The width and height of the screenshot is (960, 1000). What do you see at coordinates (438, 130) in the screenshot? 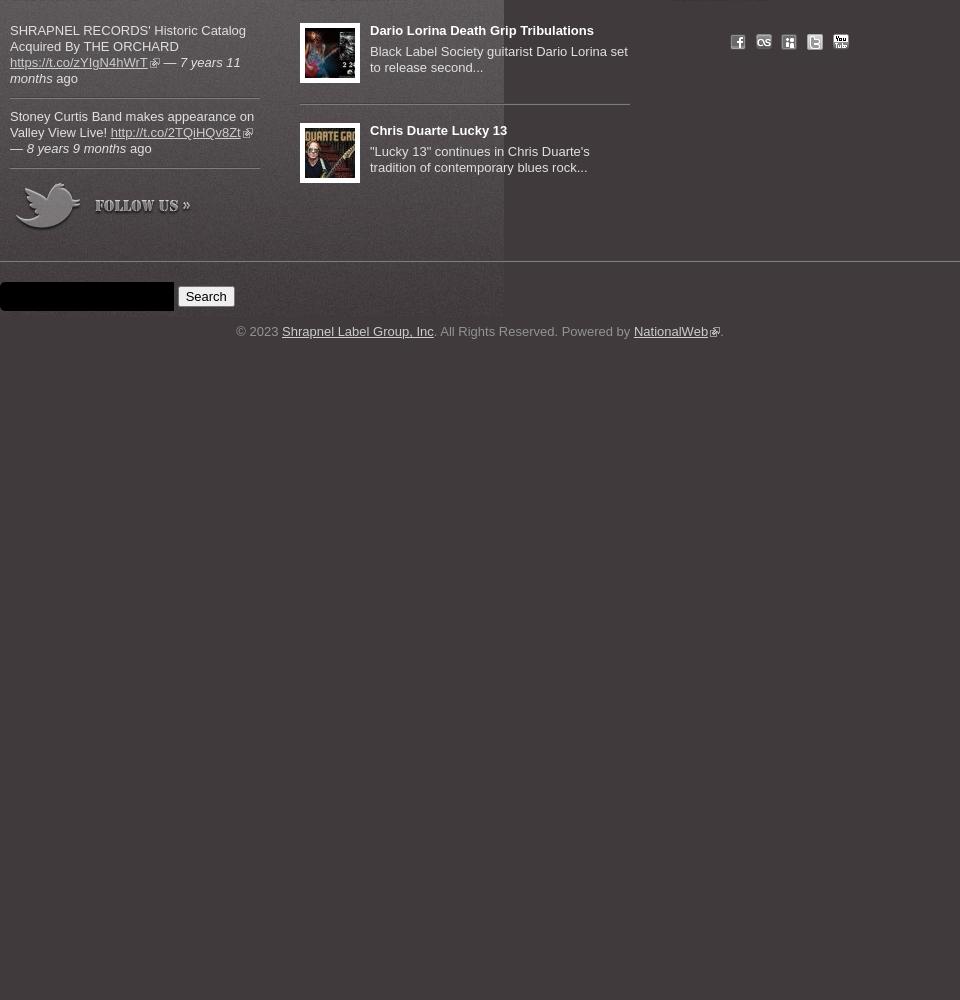
I see `'Chris Duarte Lucky 13'` at bounding box center [438, 130].